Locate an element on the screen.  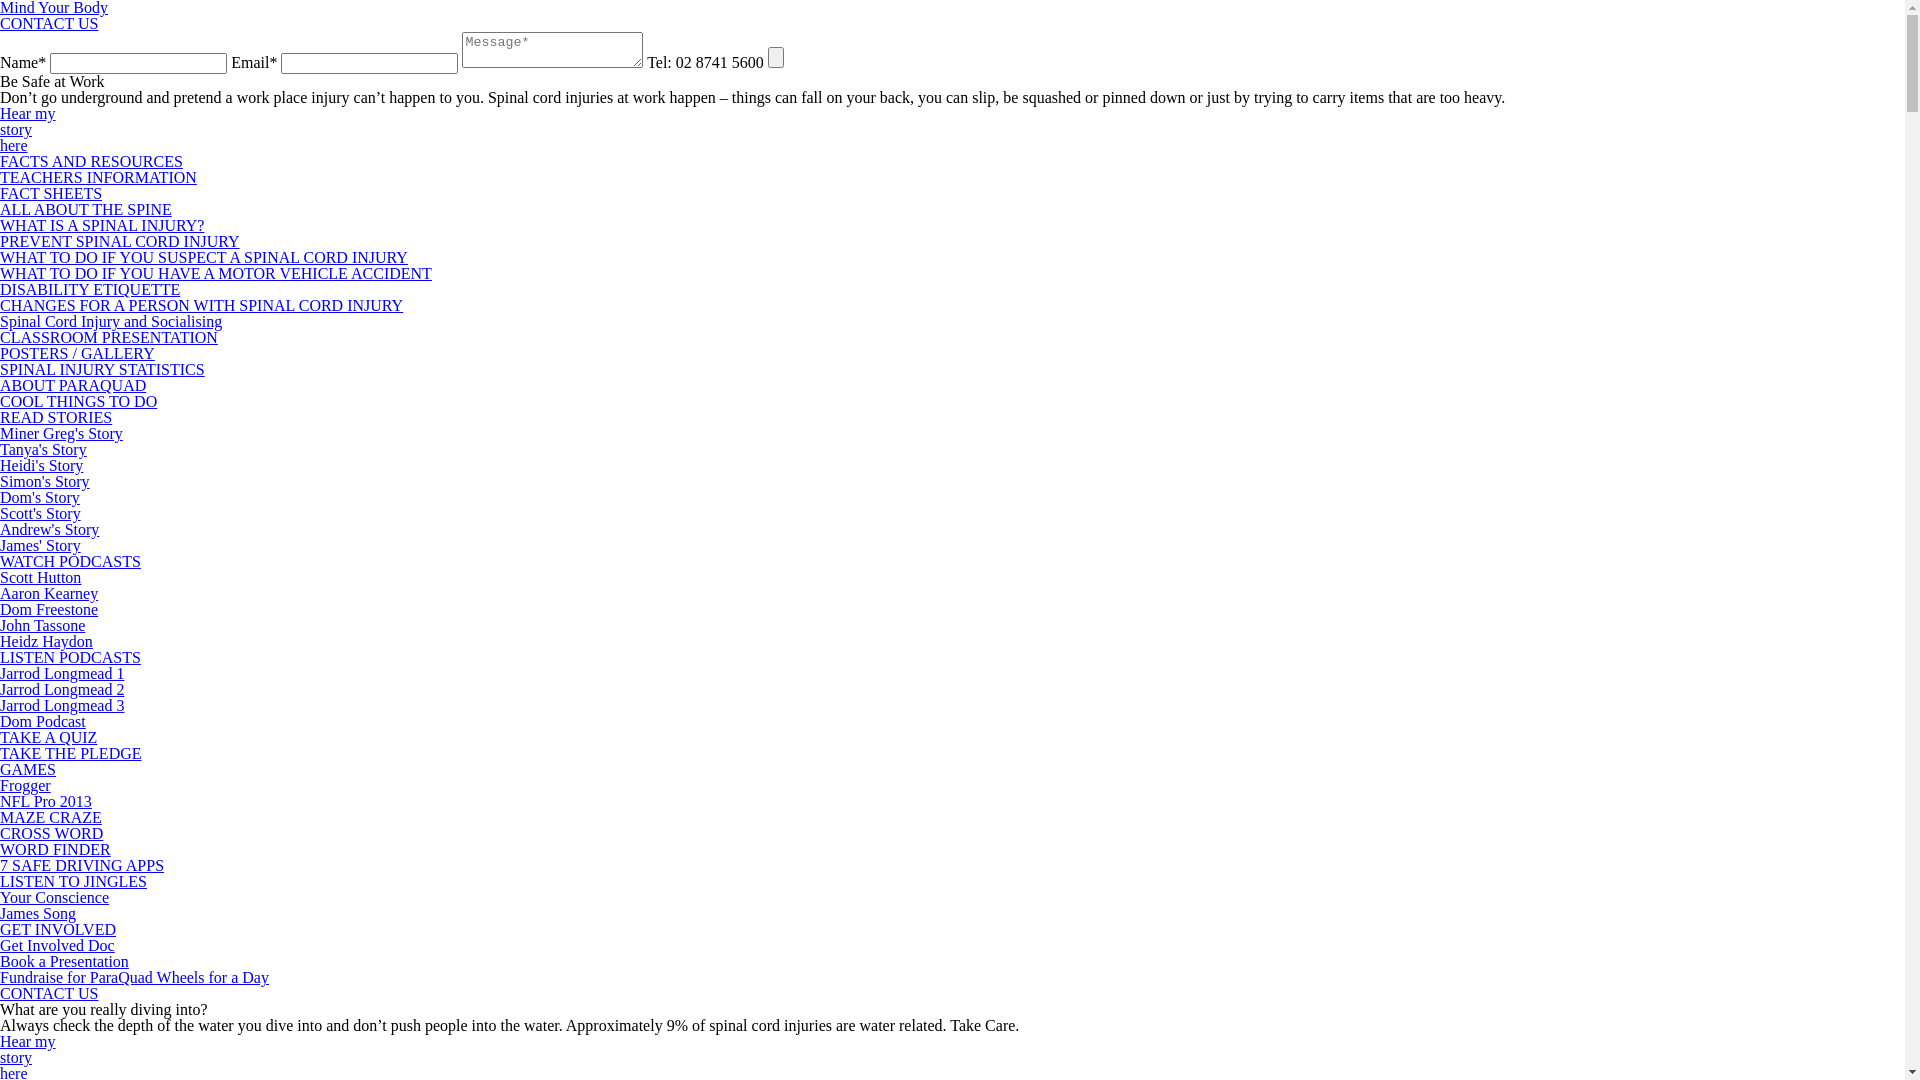
'Scott Hutton' is located at coordinates (40, 577).